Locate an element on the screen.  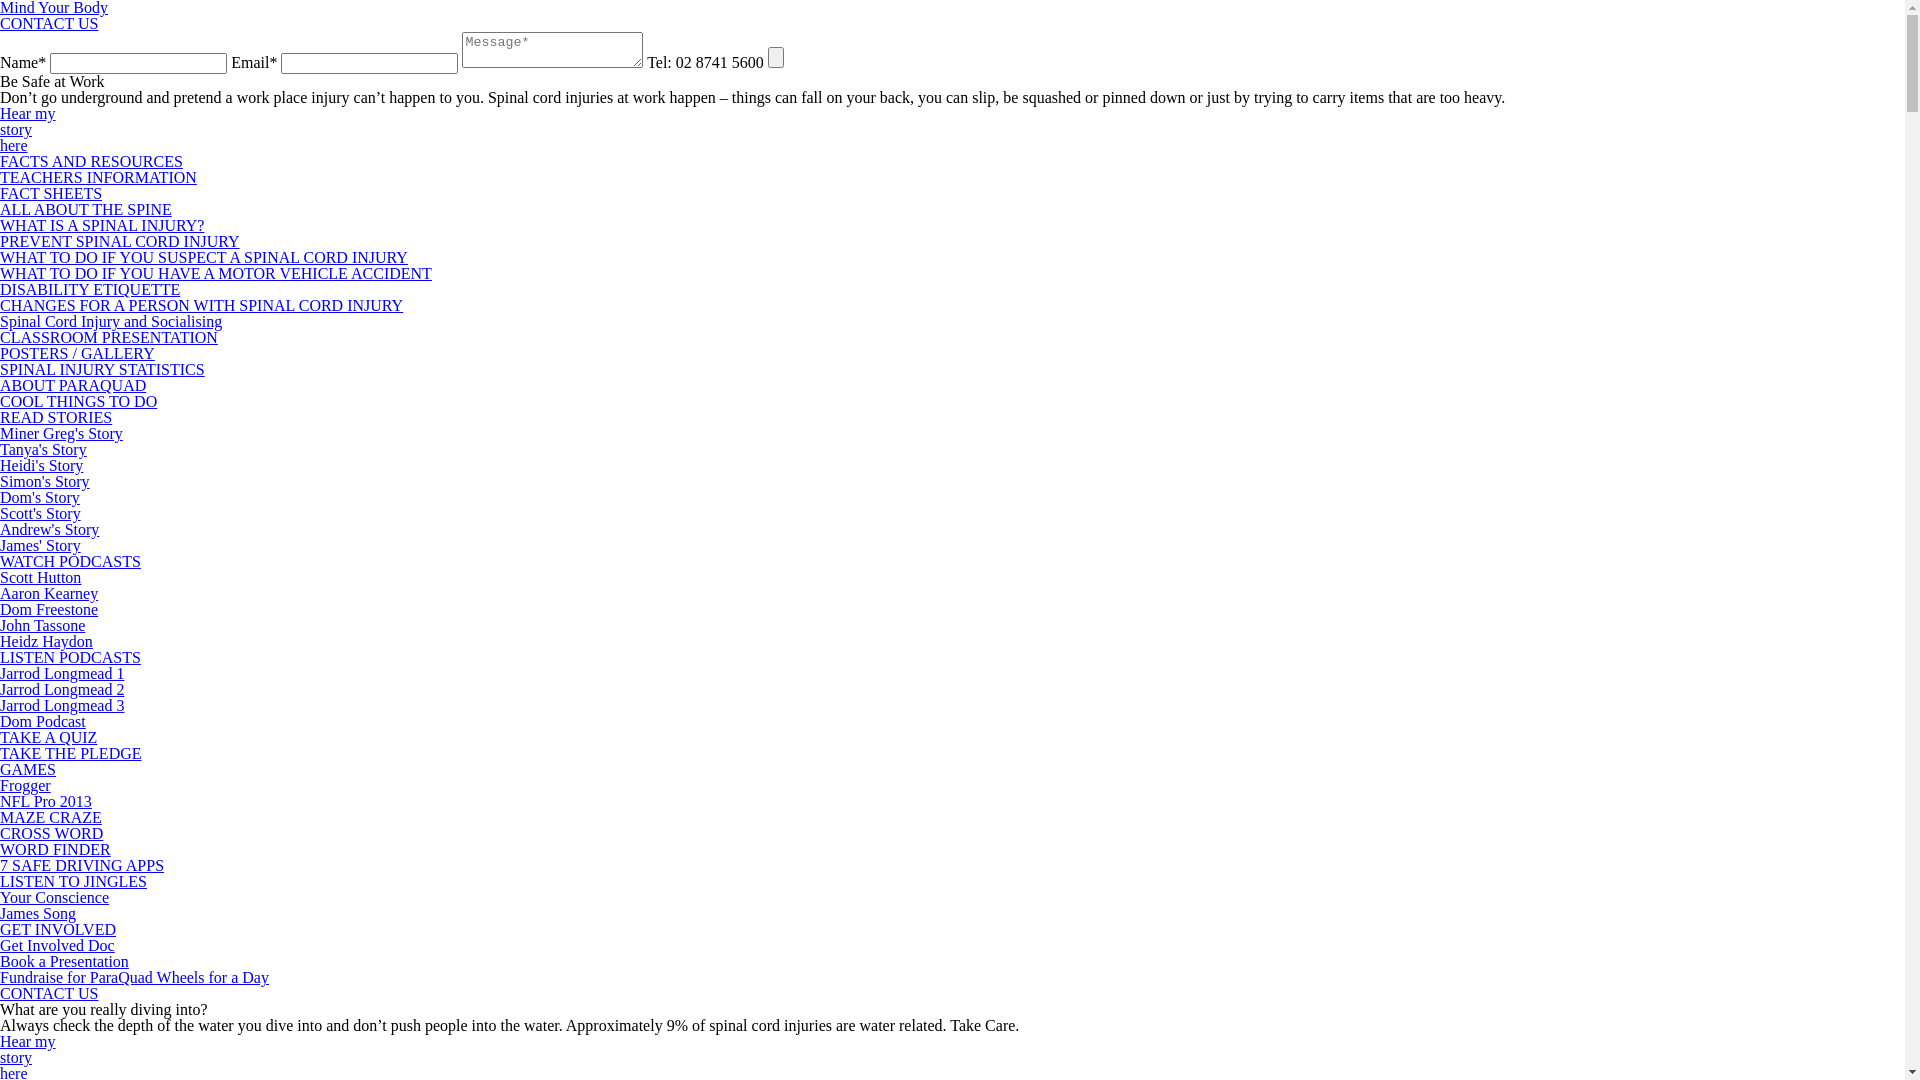
'Scott Hutton' is located at coordinates (40, 577).